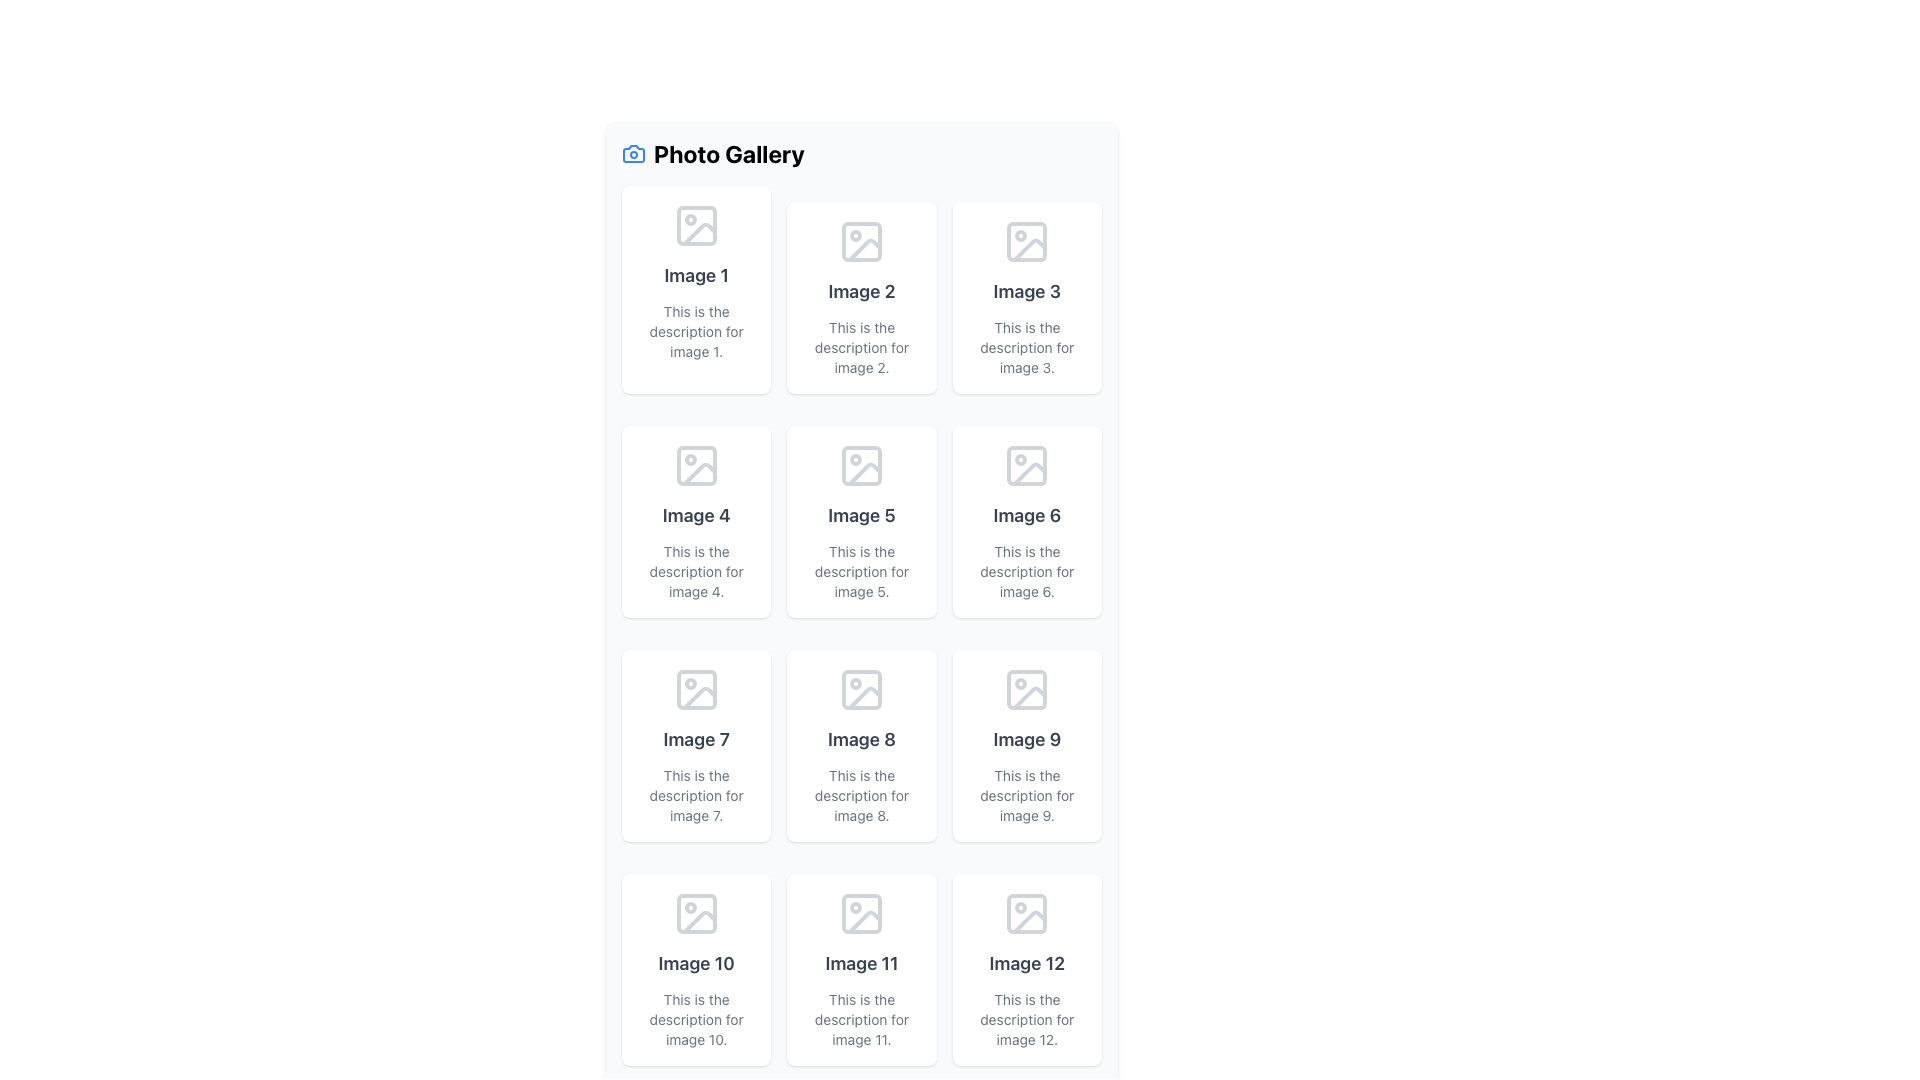 This screenshot has width=1920, height=1080. I want to click on the gray-toned outline icon representing an image, located at the top of the third column, above the text 'Image 3', so click(1027, 241).